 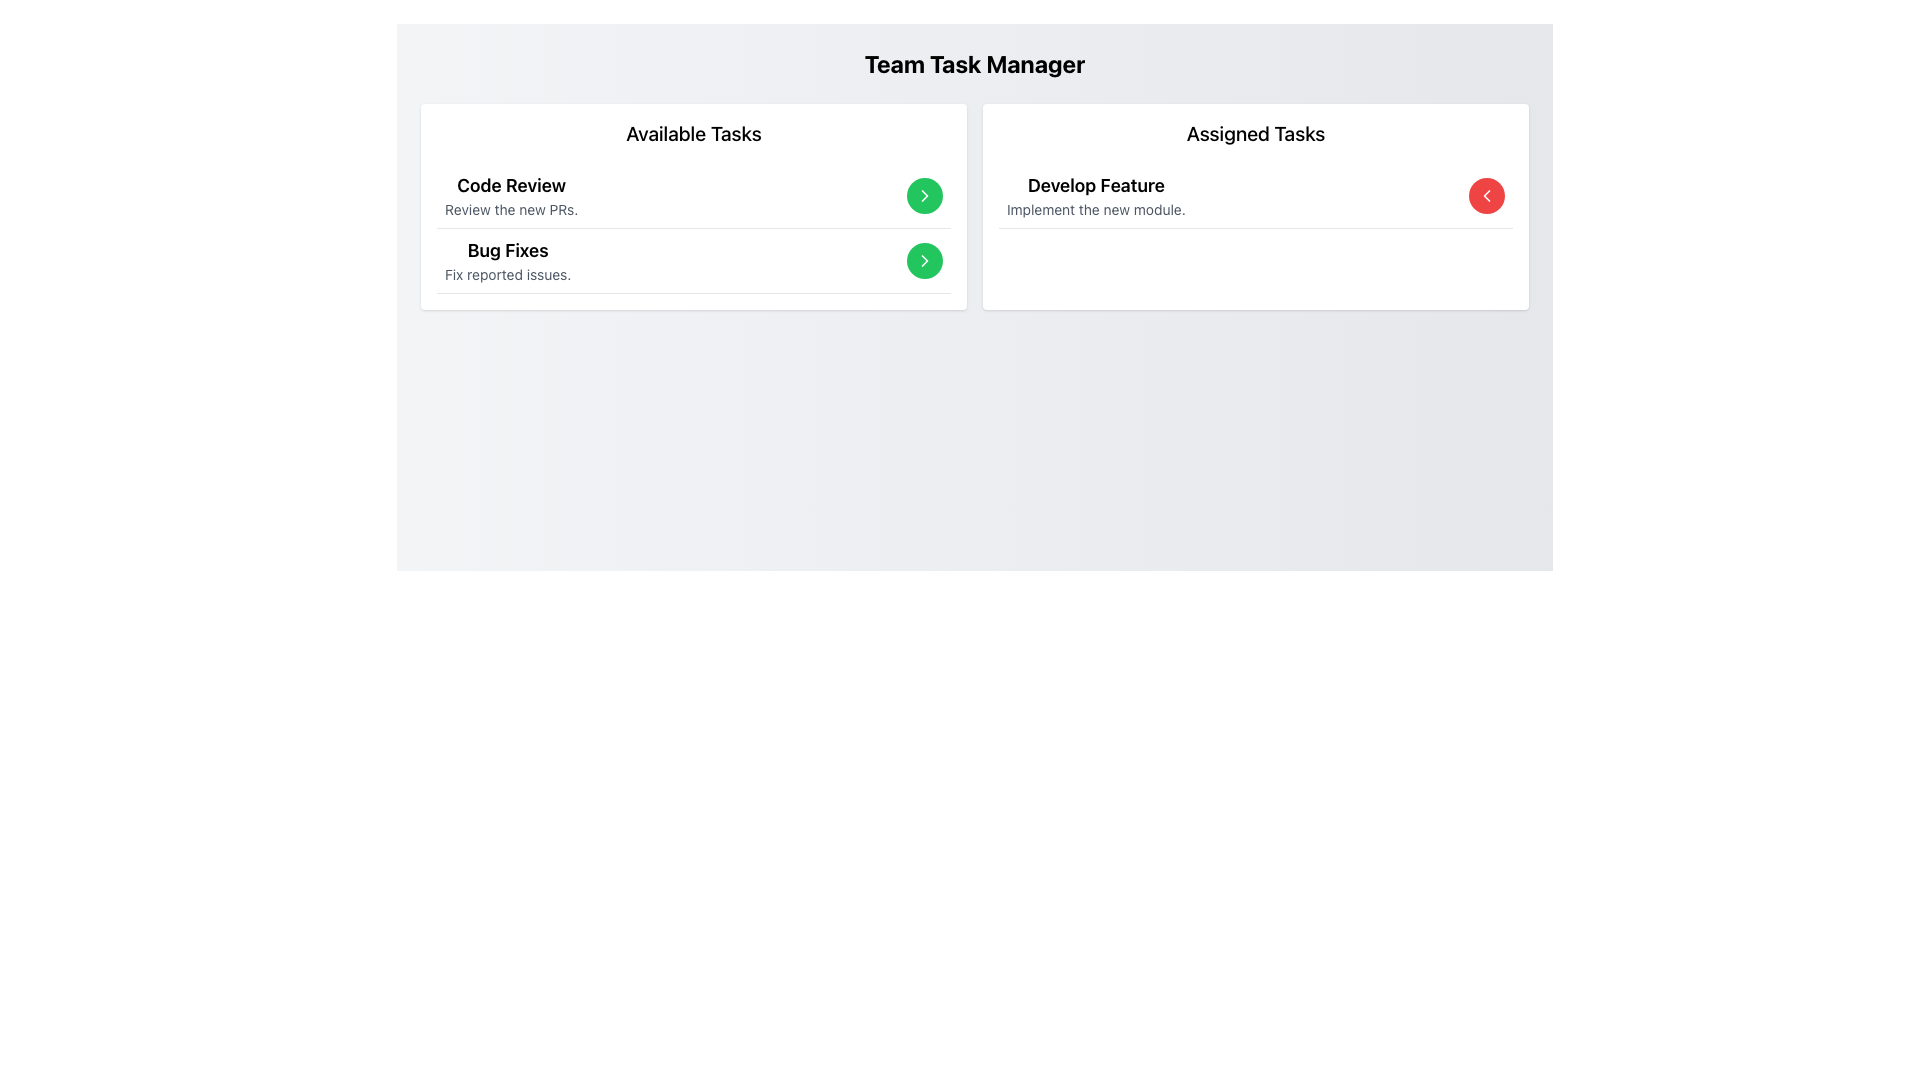 What do you see at coordinates (1255, 134) in the screenshot?
I see `the Static text header that serves as the label for the 'Assigned Tasks' section` at bounding box center [1255, 134].